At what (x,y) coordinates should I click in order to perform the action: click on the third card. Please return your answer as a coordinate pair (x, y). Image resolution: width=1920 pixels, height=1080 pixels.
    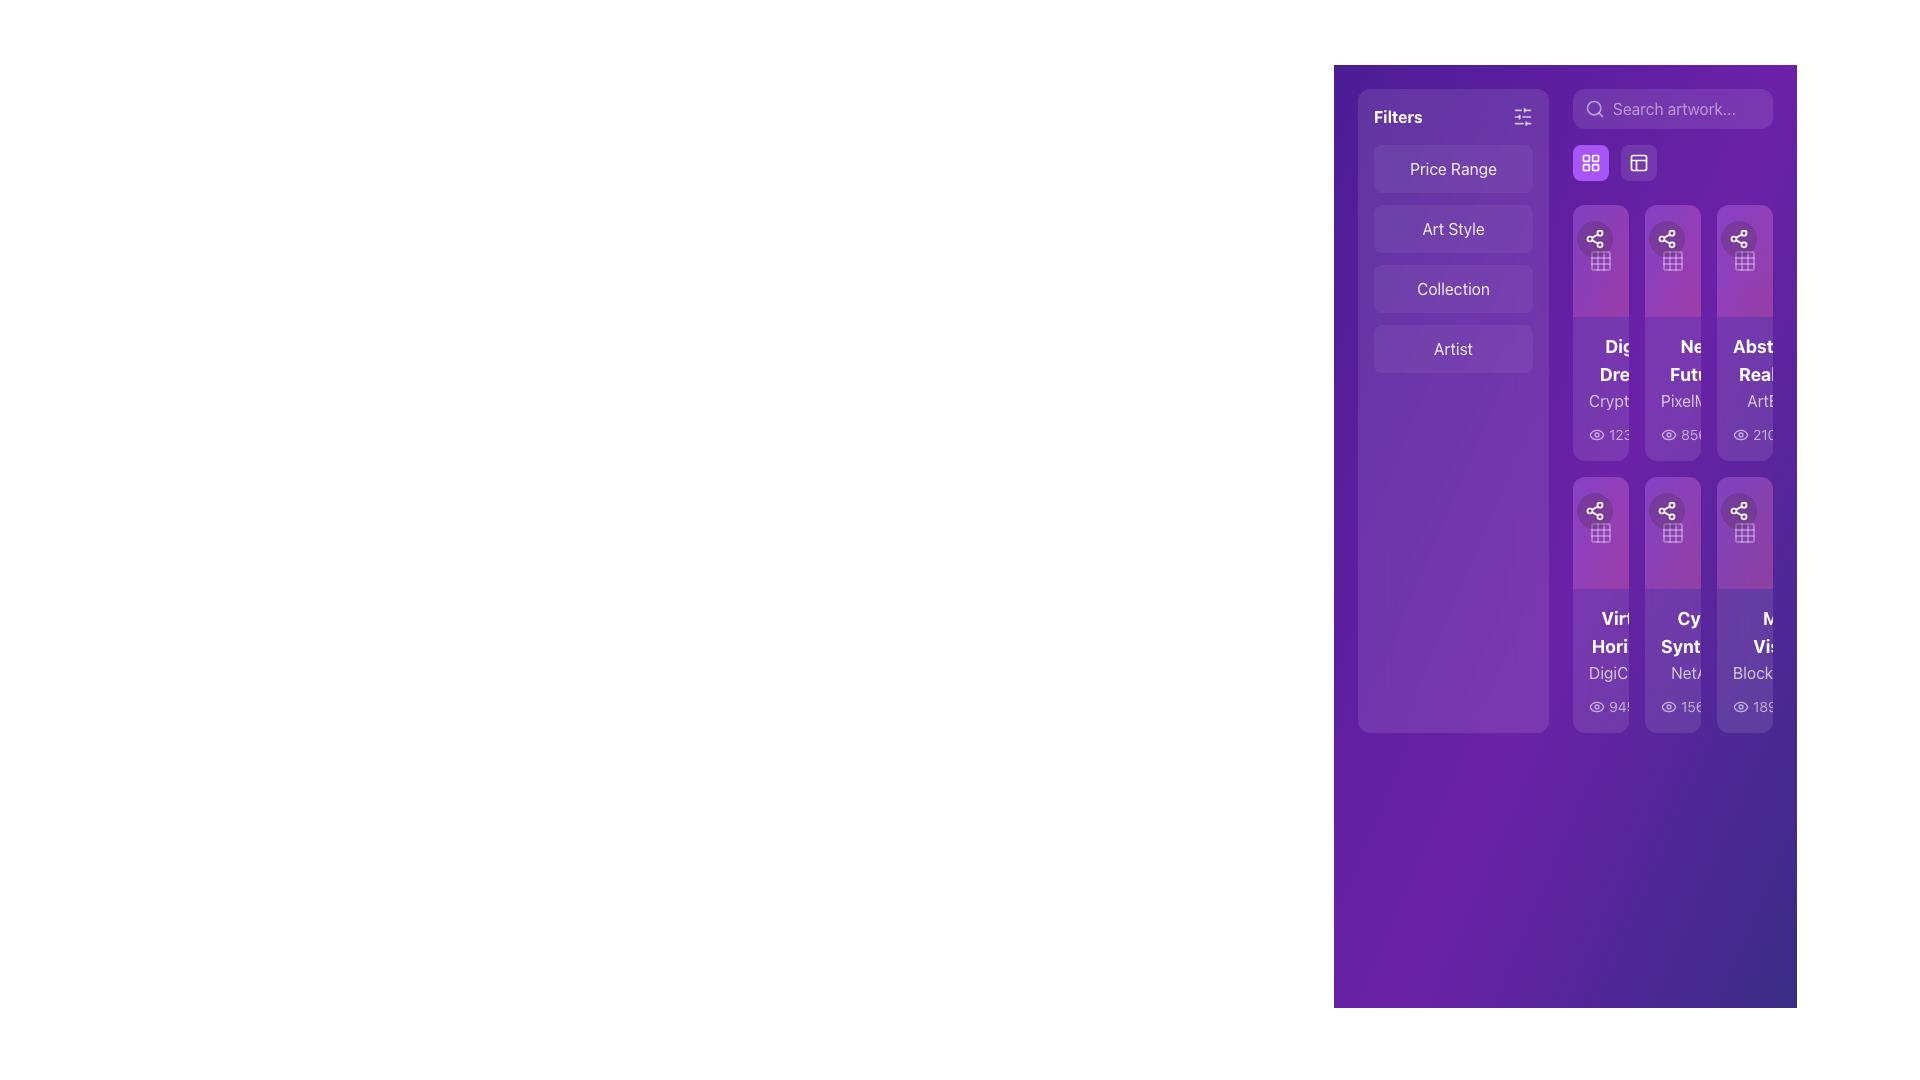
    Looking at the image, I should click on (1744, 389).